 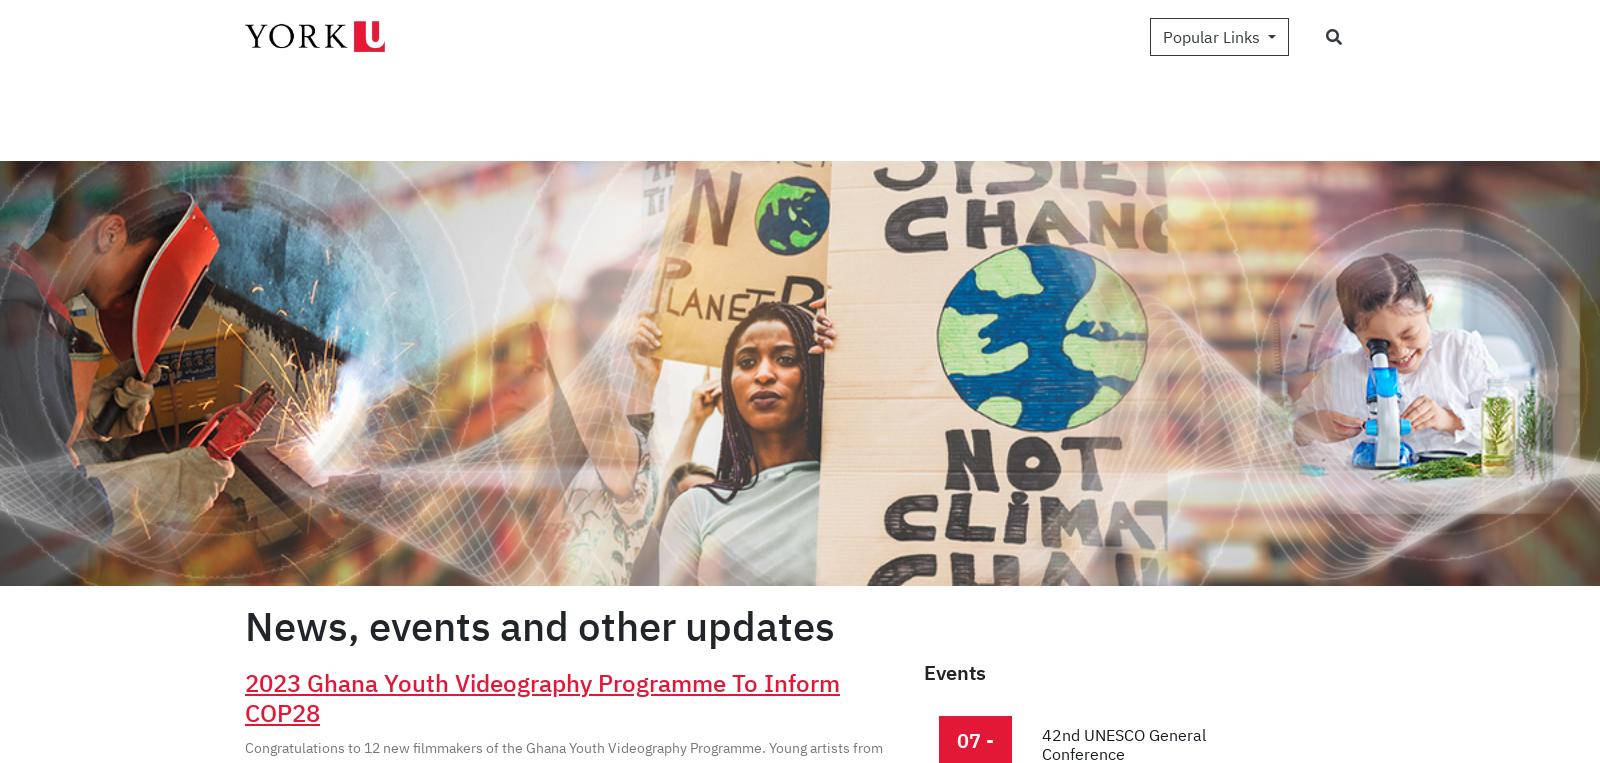 I want to click on 'News and Updates', so click(x=320, y=67).